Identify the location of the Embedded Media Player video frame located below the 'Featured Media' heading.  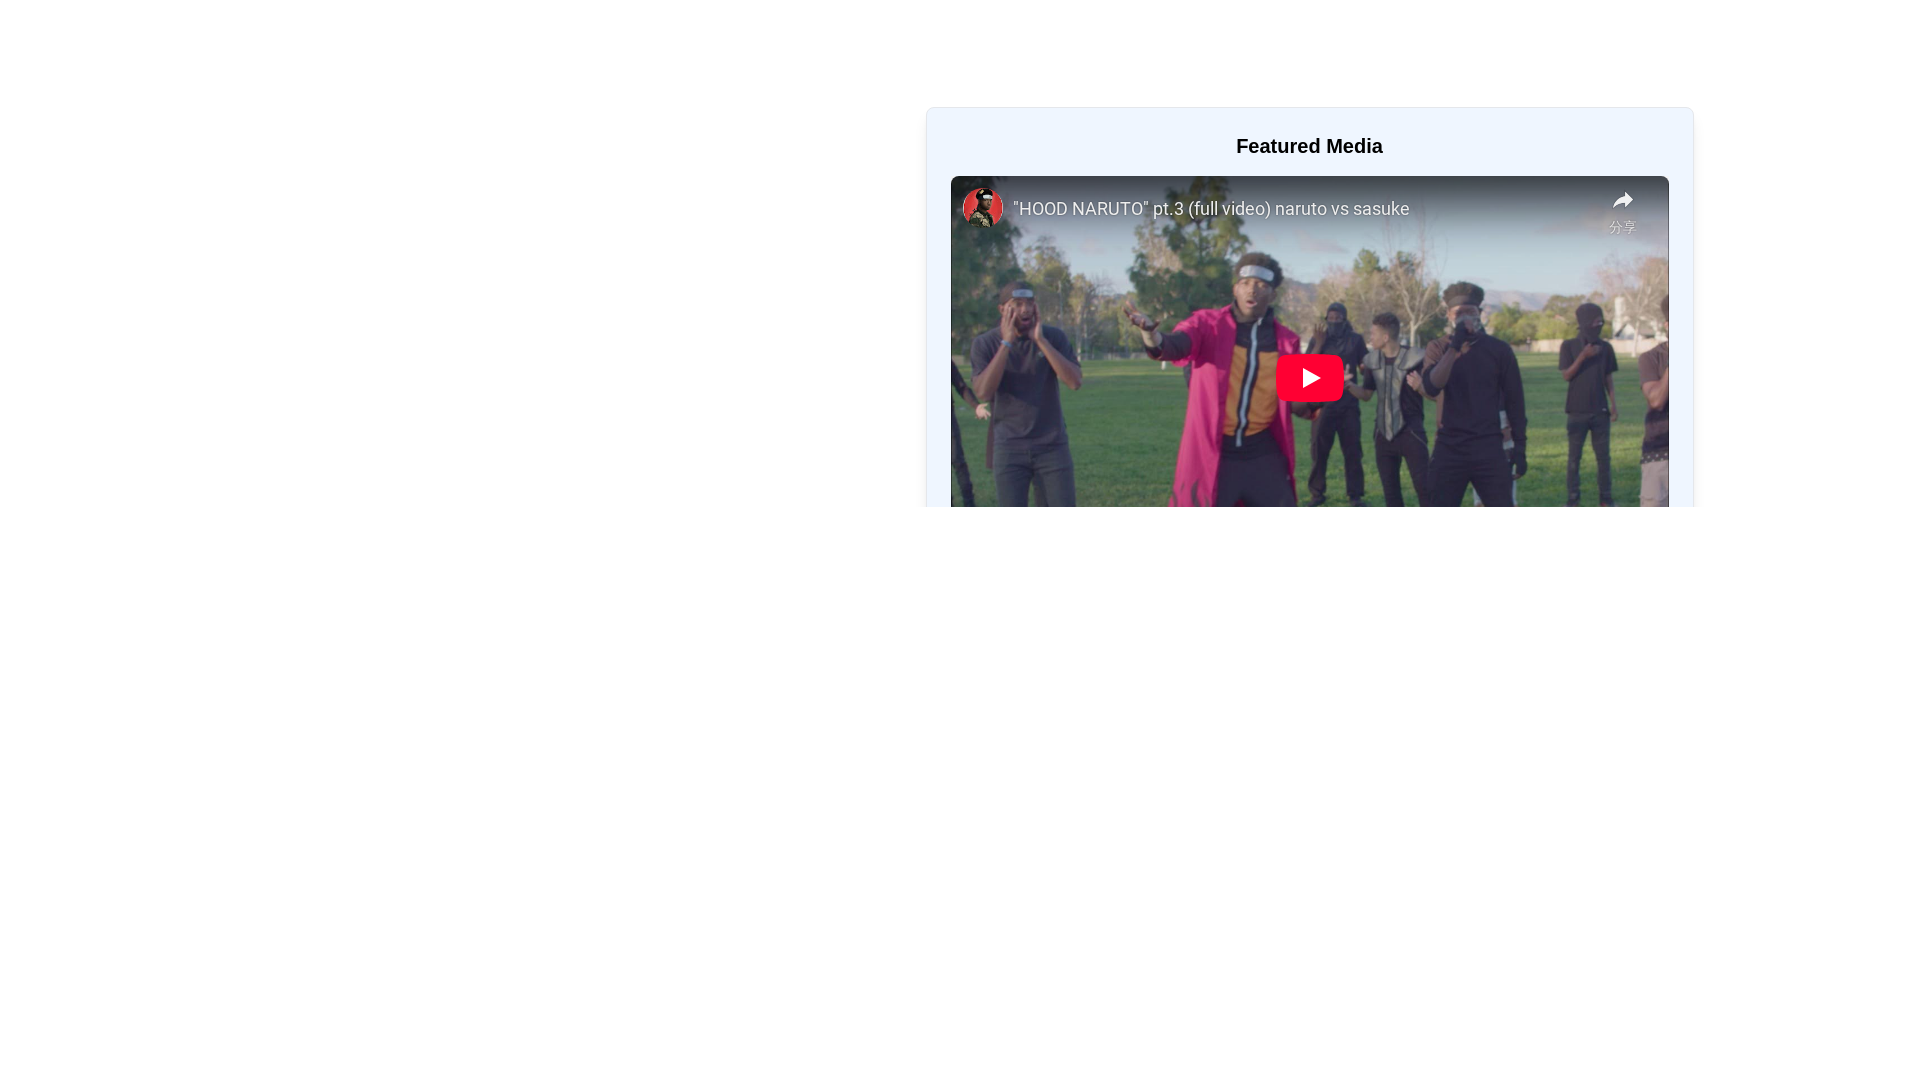
(1309, 377).